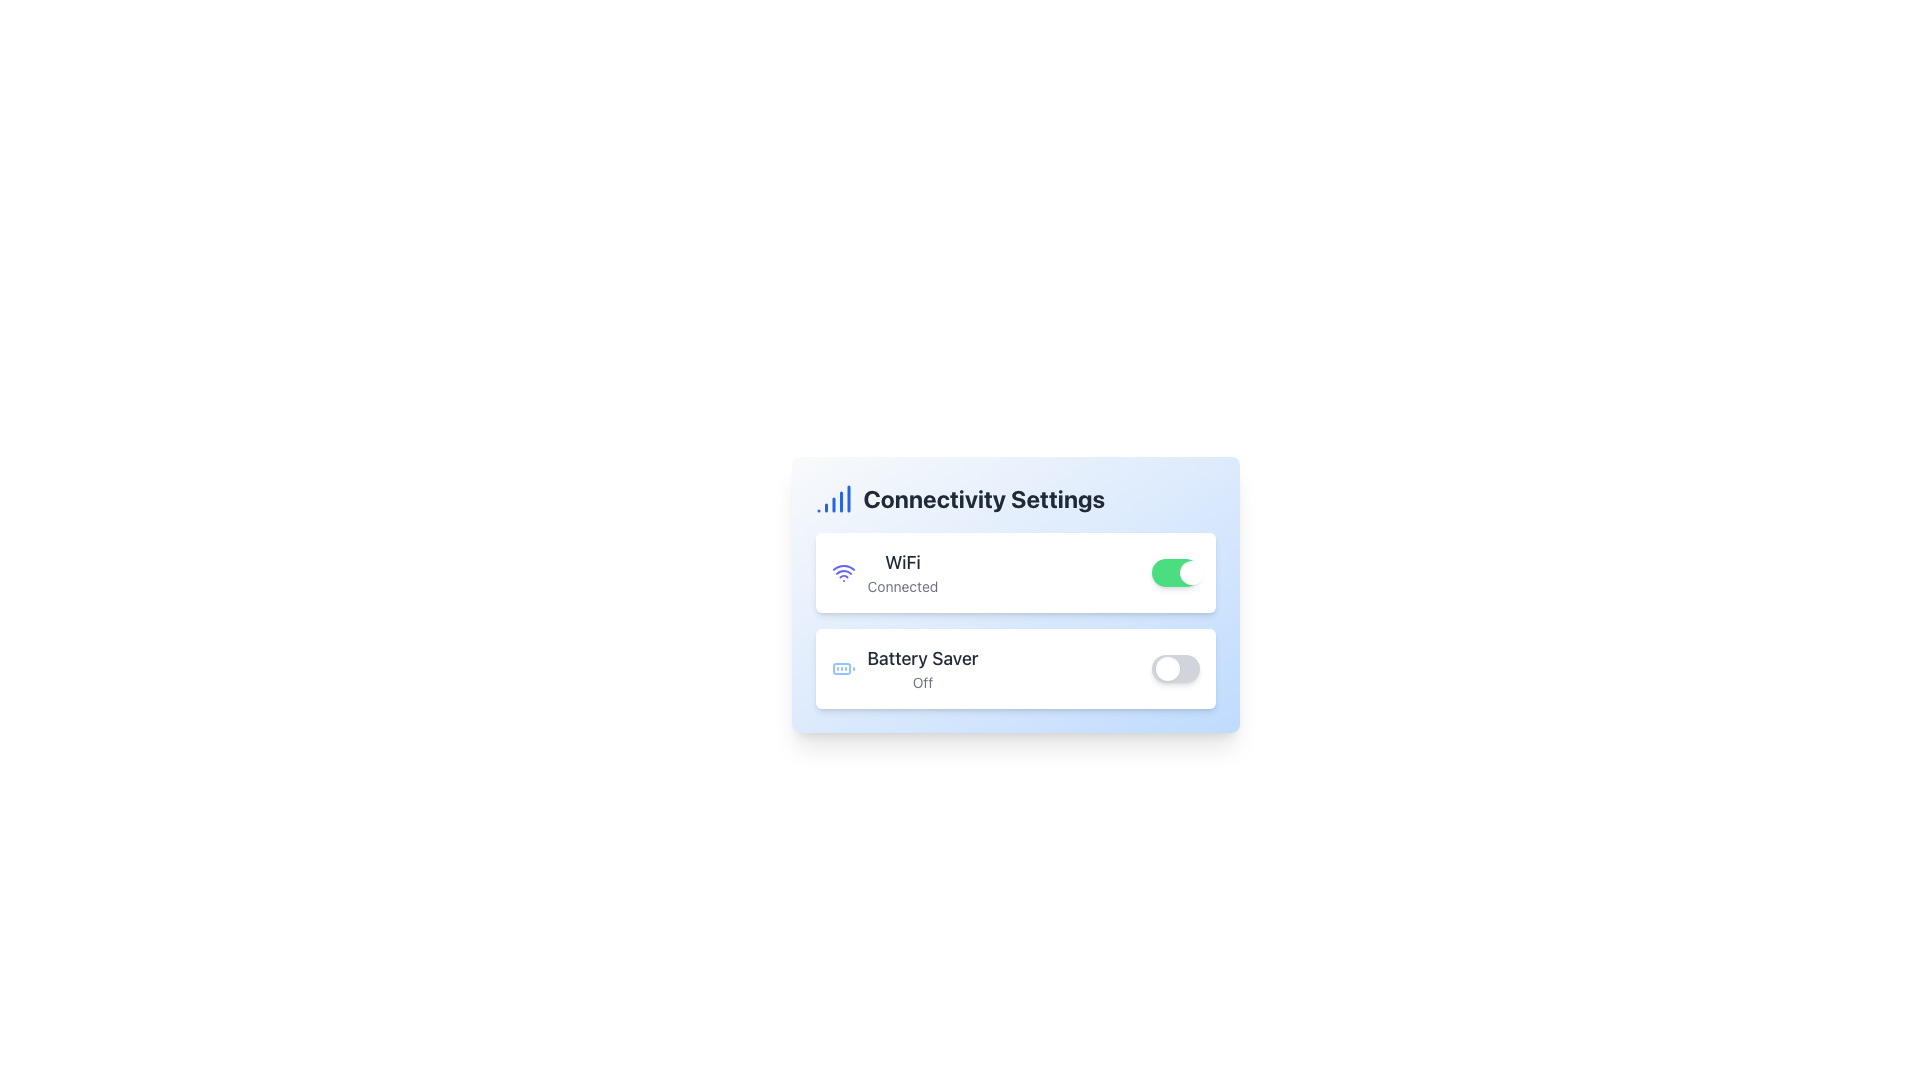 The width and height of the screenshot is (1920, 1080). I want to click on the Informational Text indicating the status of the Battery Saver feature, which is currently turned 'Off', located in the second row of the list under 'Connectivity Settings', so click(921, 668).